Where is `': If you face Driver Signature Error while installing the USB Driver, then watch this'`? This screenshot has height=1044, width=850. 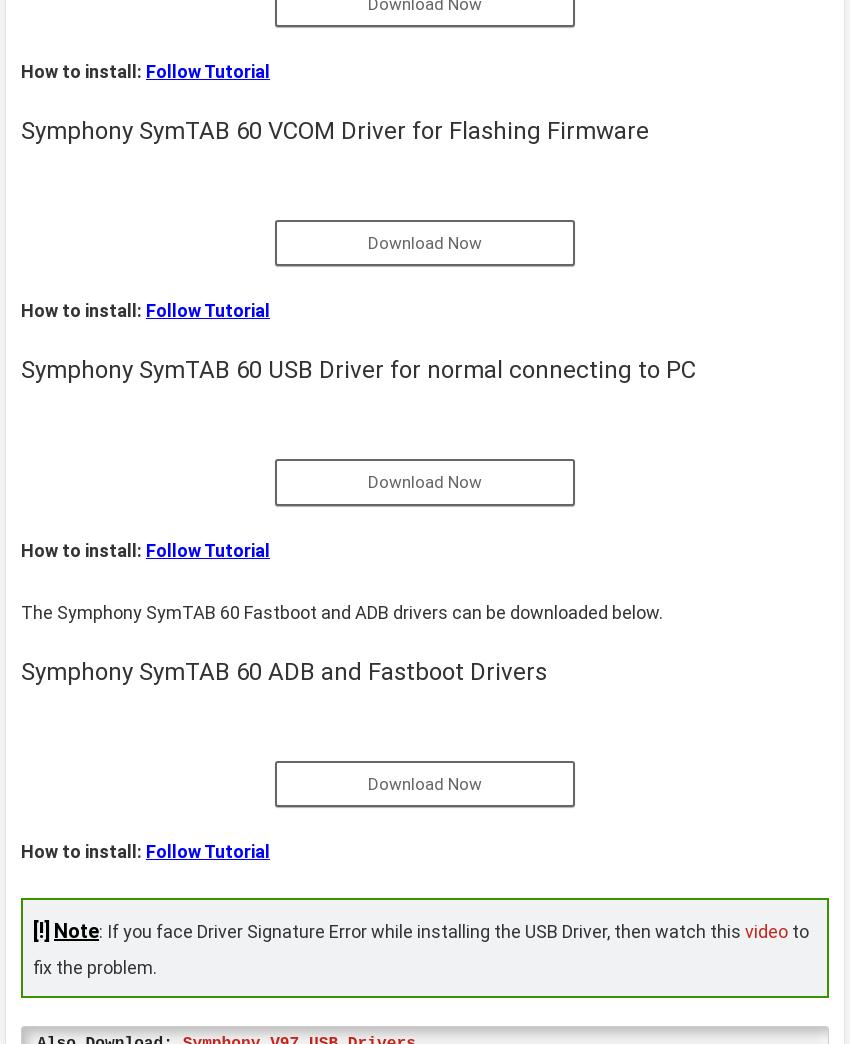 ': If you face Driver Signature Error while installing the USB Driver, then watch this' is located at coordinates (422, 929).